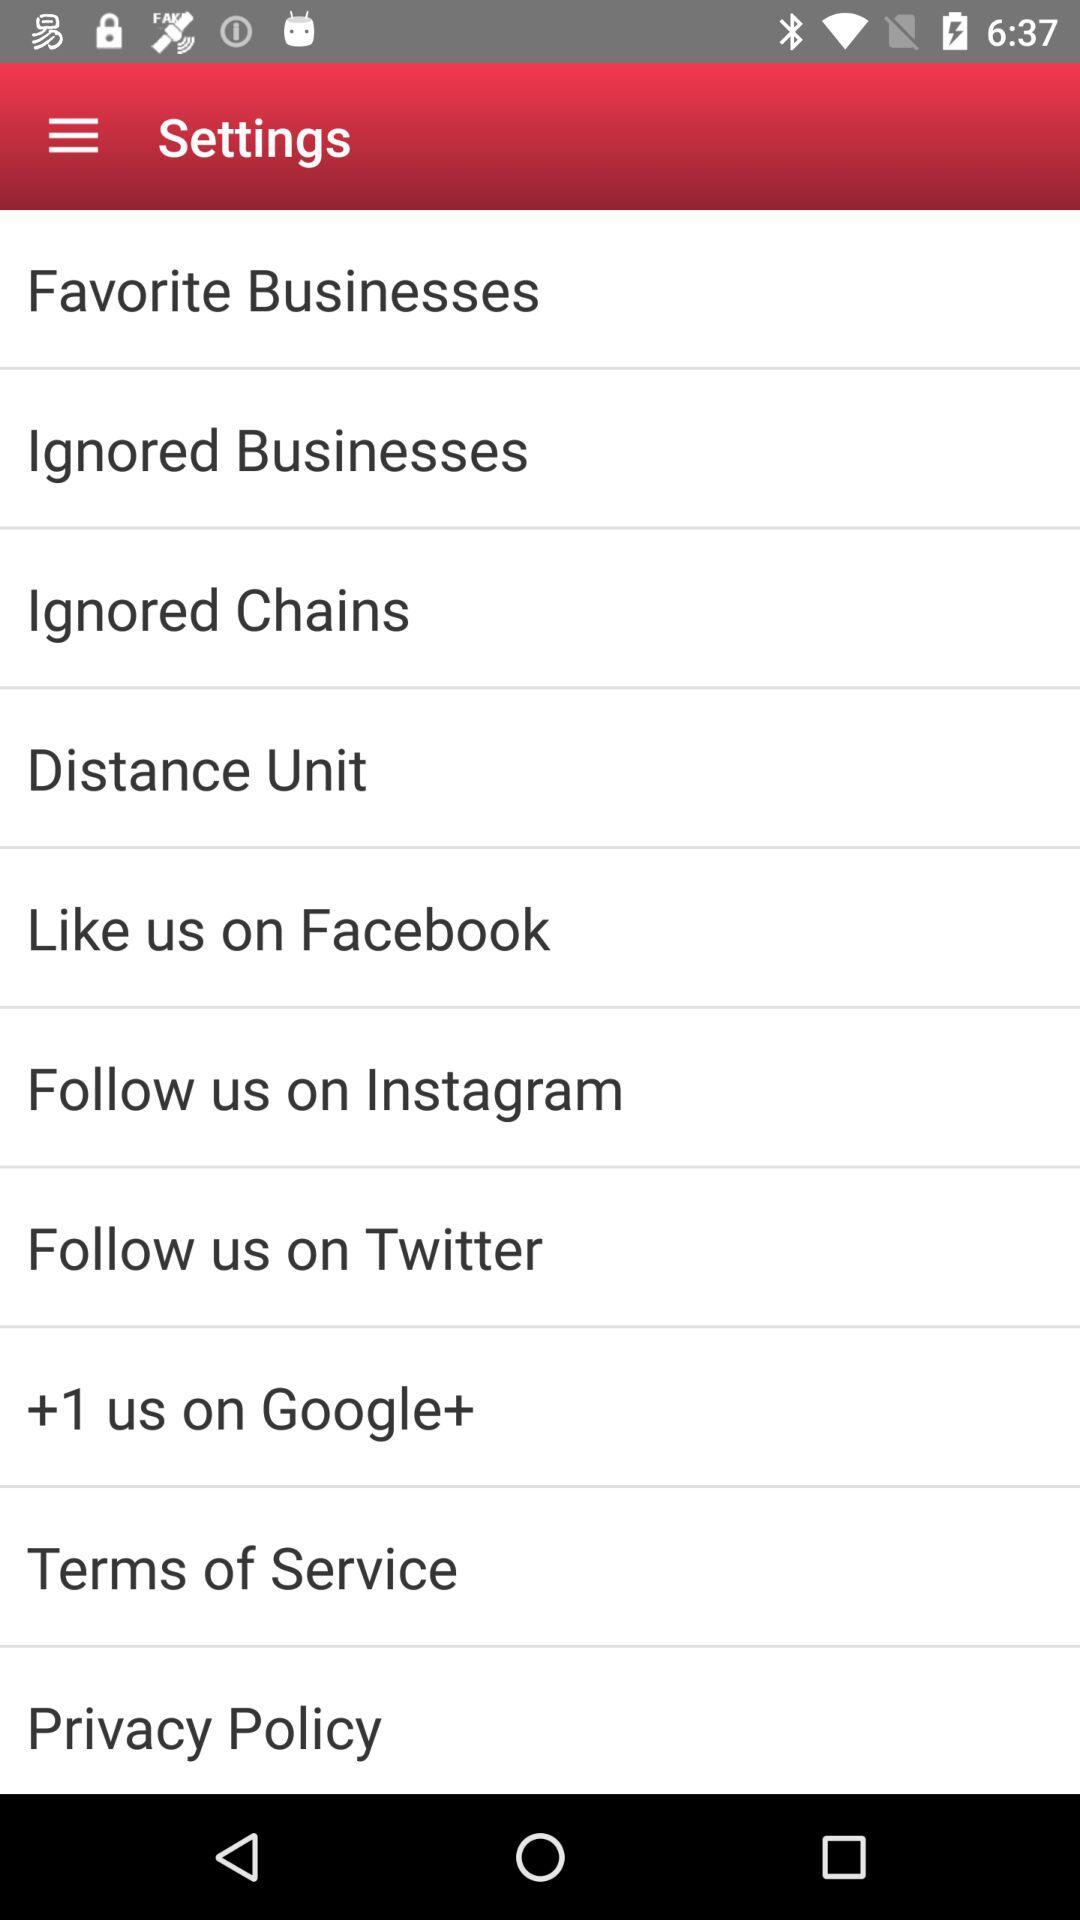 Image resolution: width=1080 pixels, height=1920 pixels. Describe the element at coordinates (540, 447) in the screenshot. I see `the icon below the favorite businesses` at that location.